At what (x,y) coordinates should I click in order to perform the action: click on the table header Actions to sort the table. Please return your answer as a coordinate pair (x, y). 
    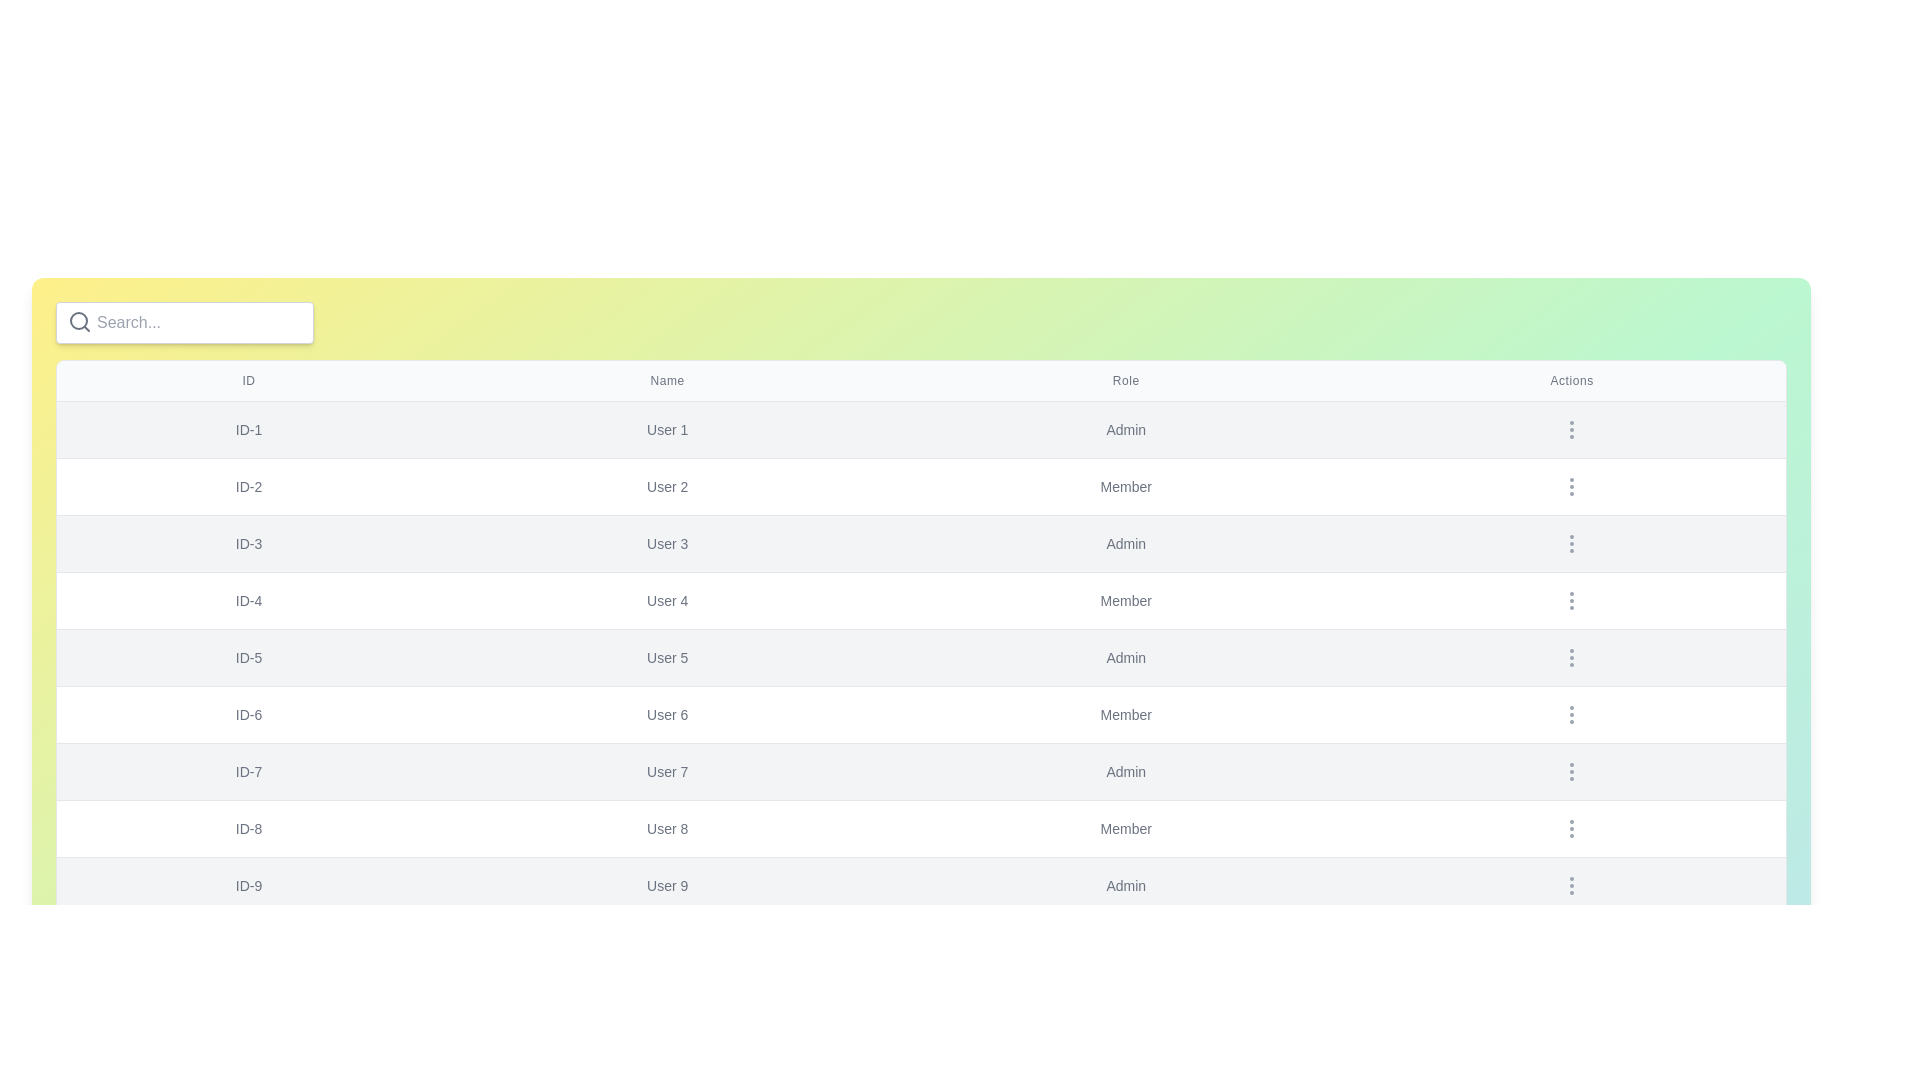
    Looking at the image, I should click on (1570, 381).